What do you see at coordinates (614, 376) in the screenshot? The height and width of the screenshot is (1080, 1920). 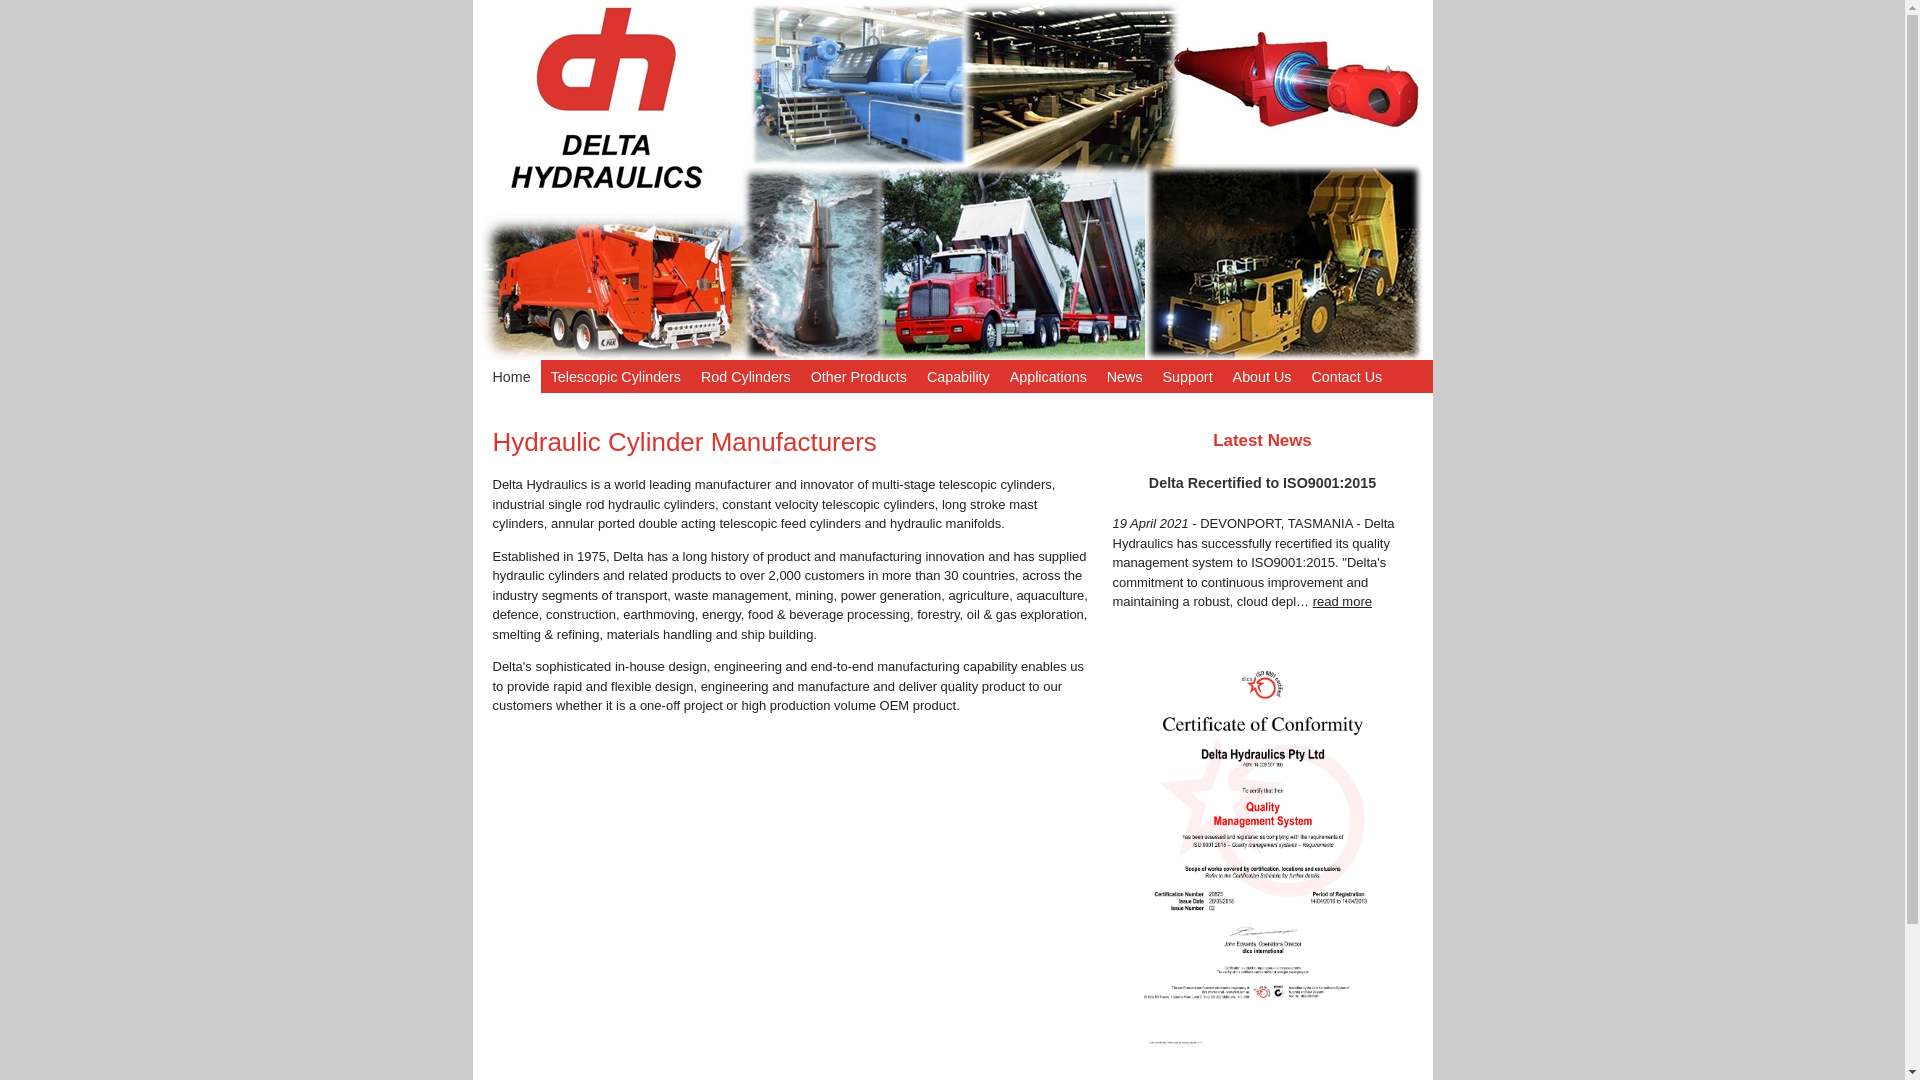 I see `'Telescopic Cylinders'` at bounding box center [614, 376].